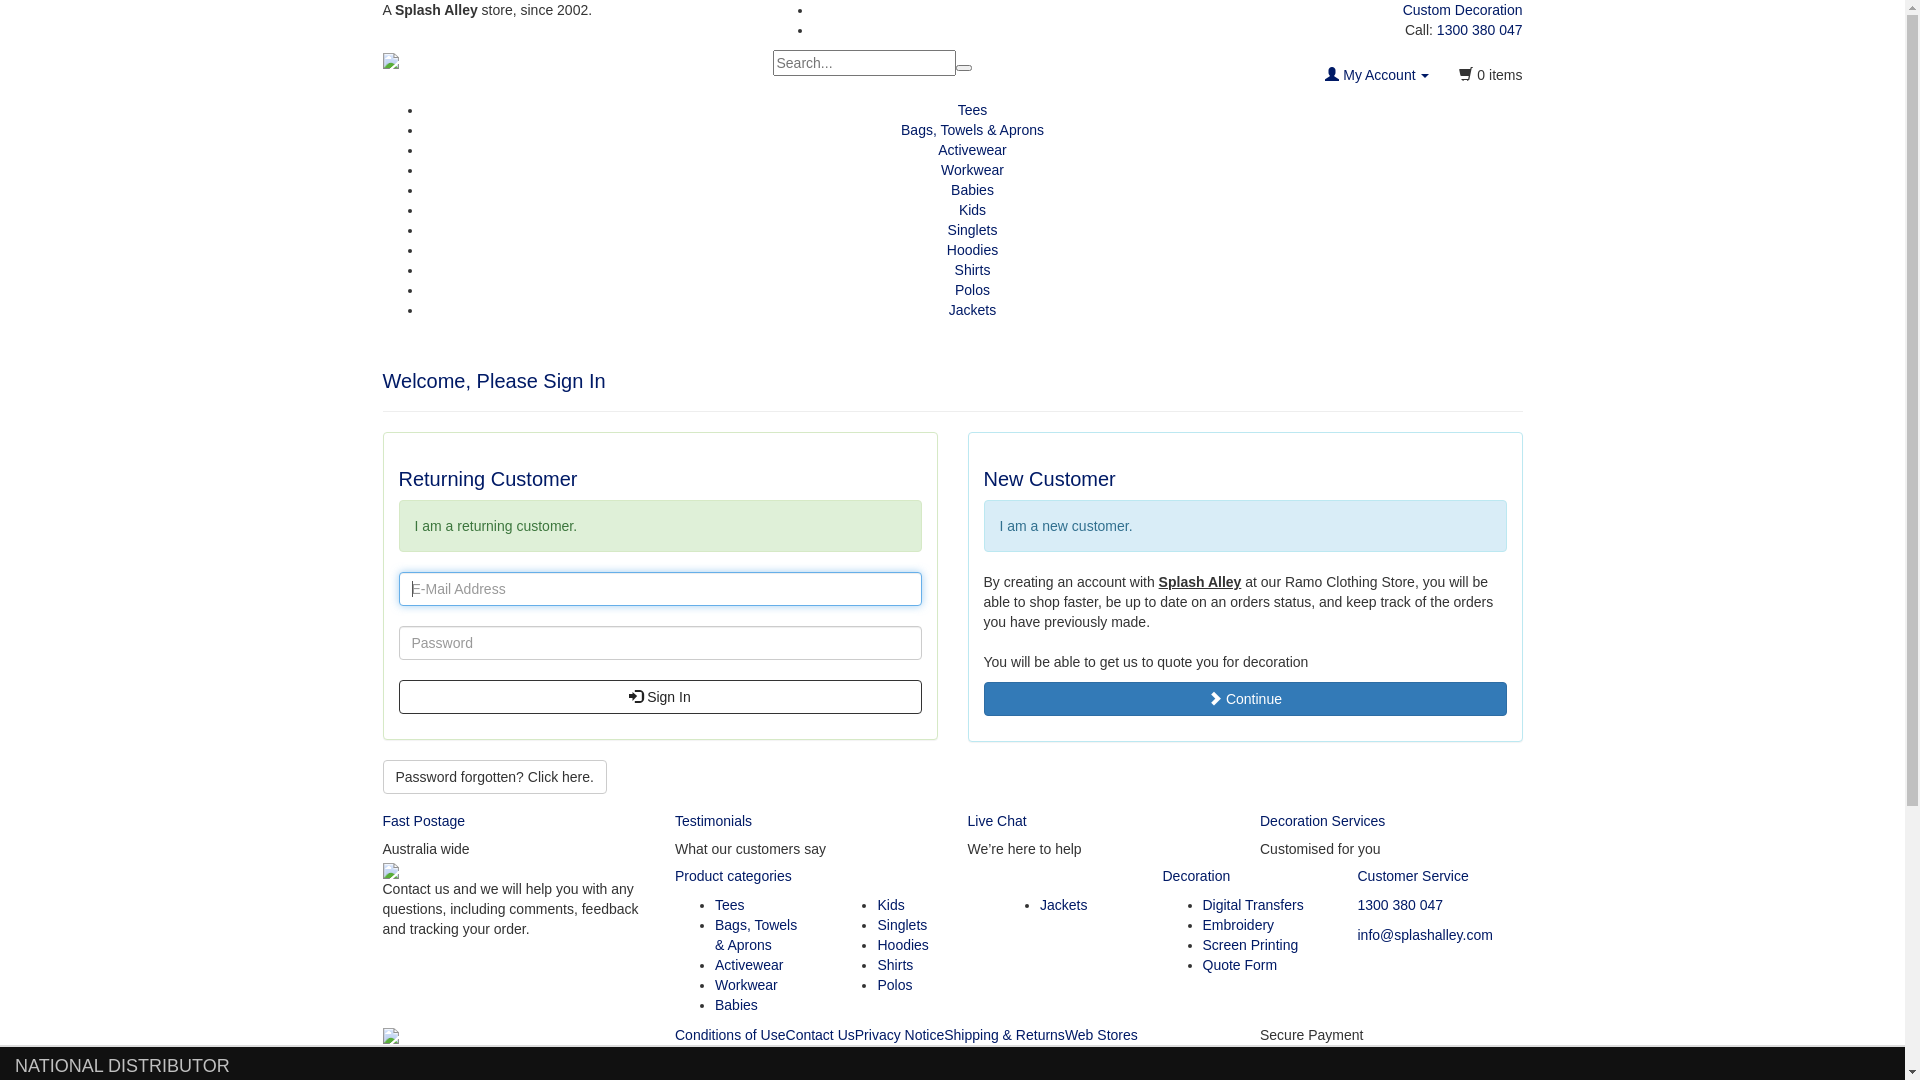 The image size is (1920, 1080). Describe the element at coordinates (901, 925) in the screenshot. I see `'Singlets'` at that location.